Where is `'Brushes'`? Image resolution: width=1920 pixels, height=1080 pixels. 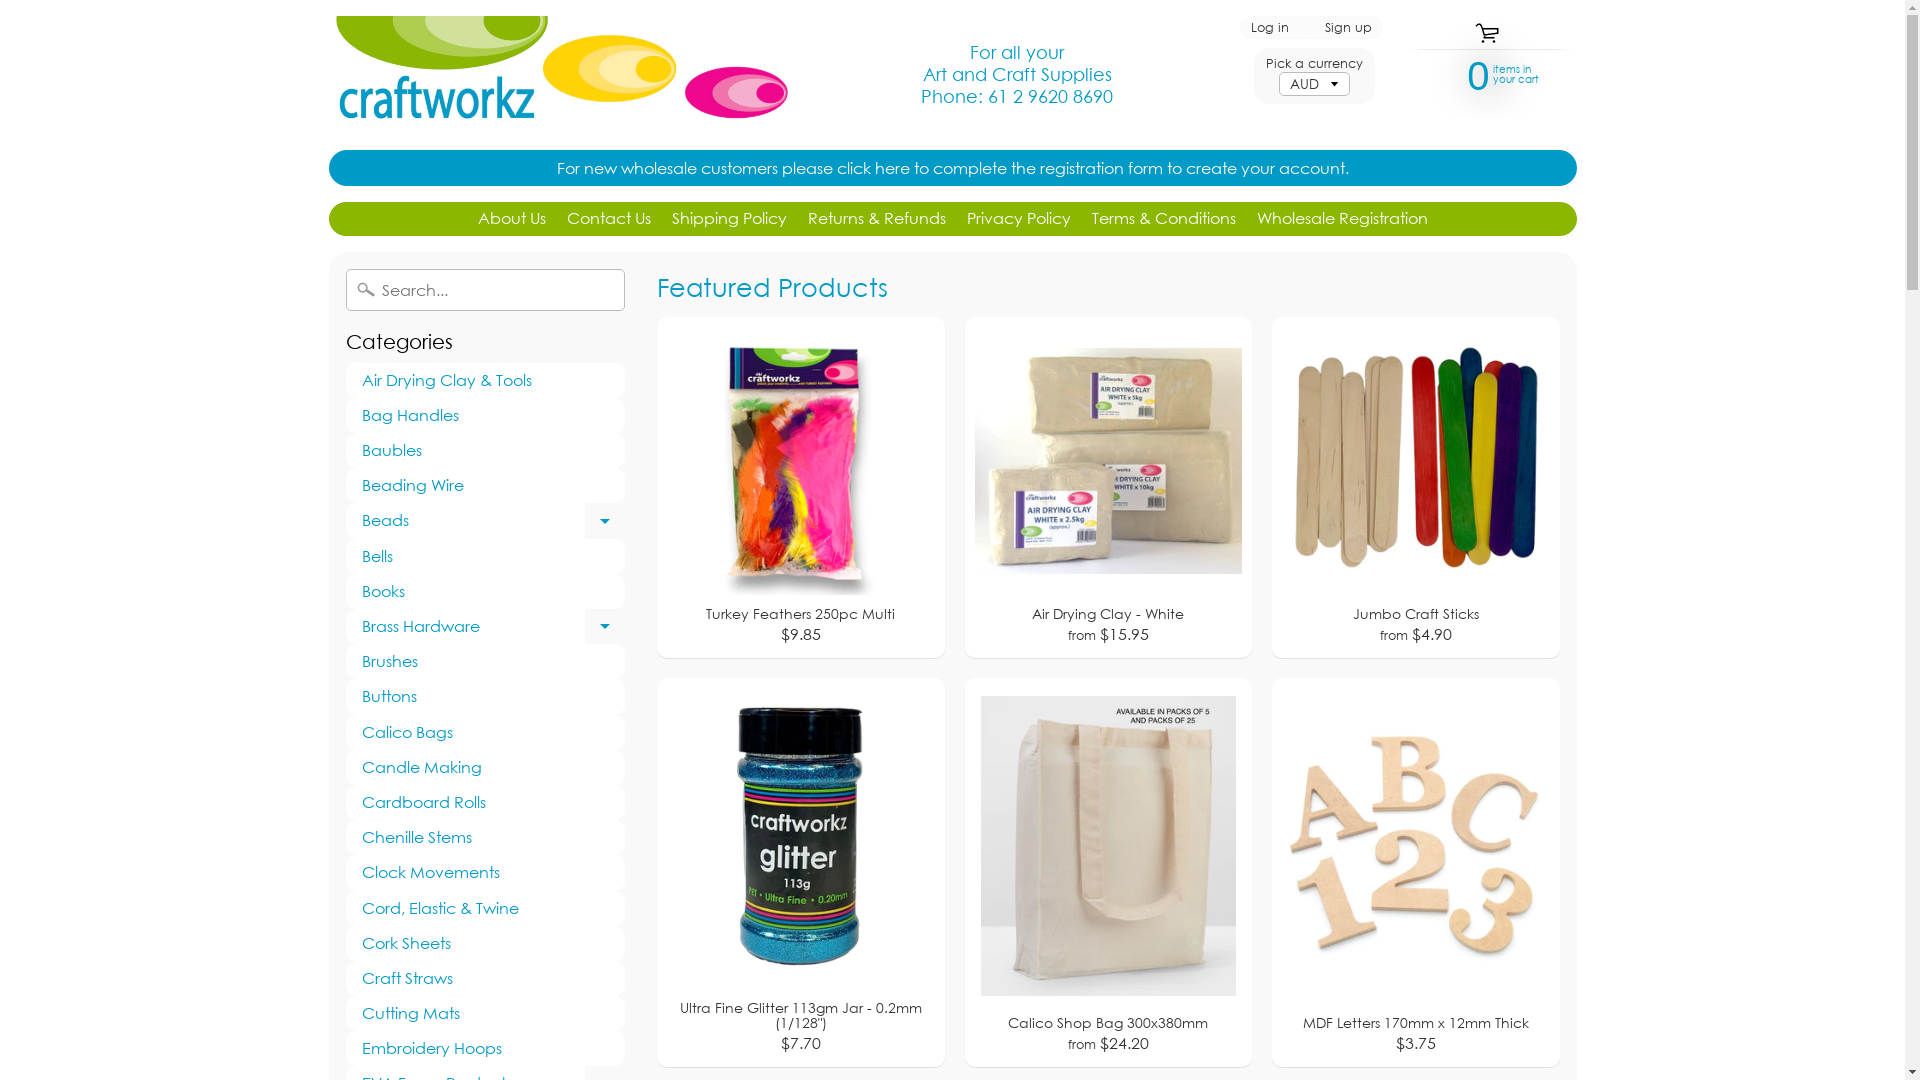
'Brushes' is located at coordinates (345, 661).